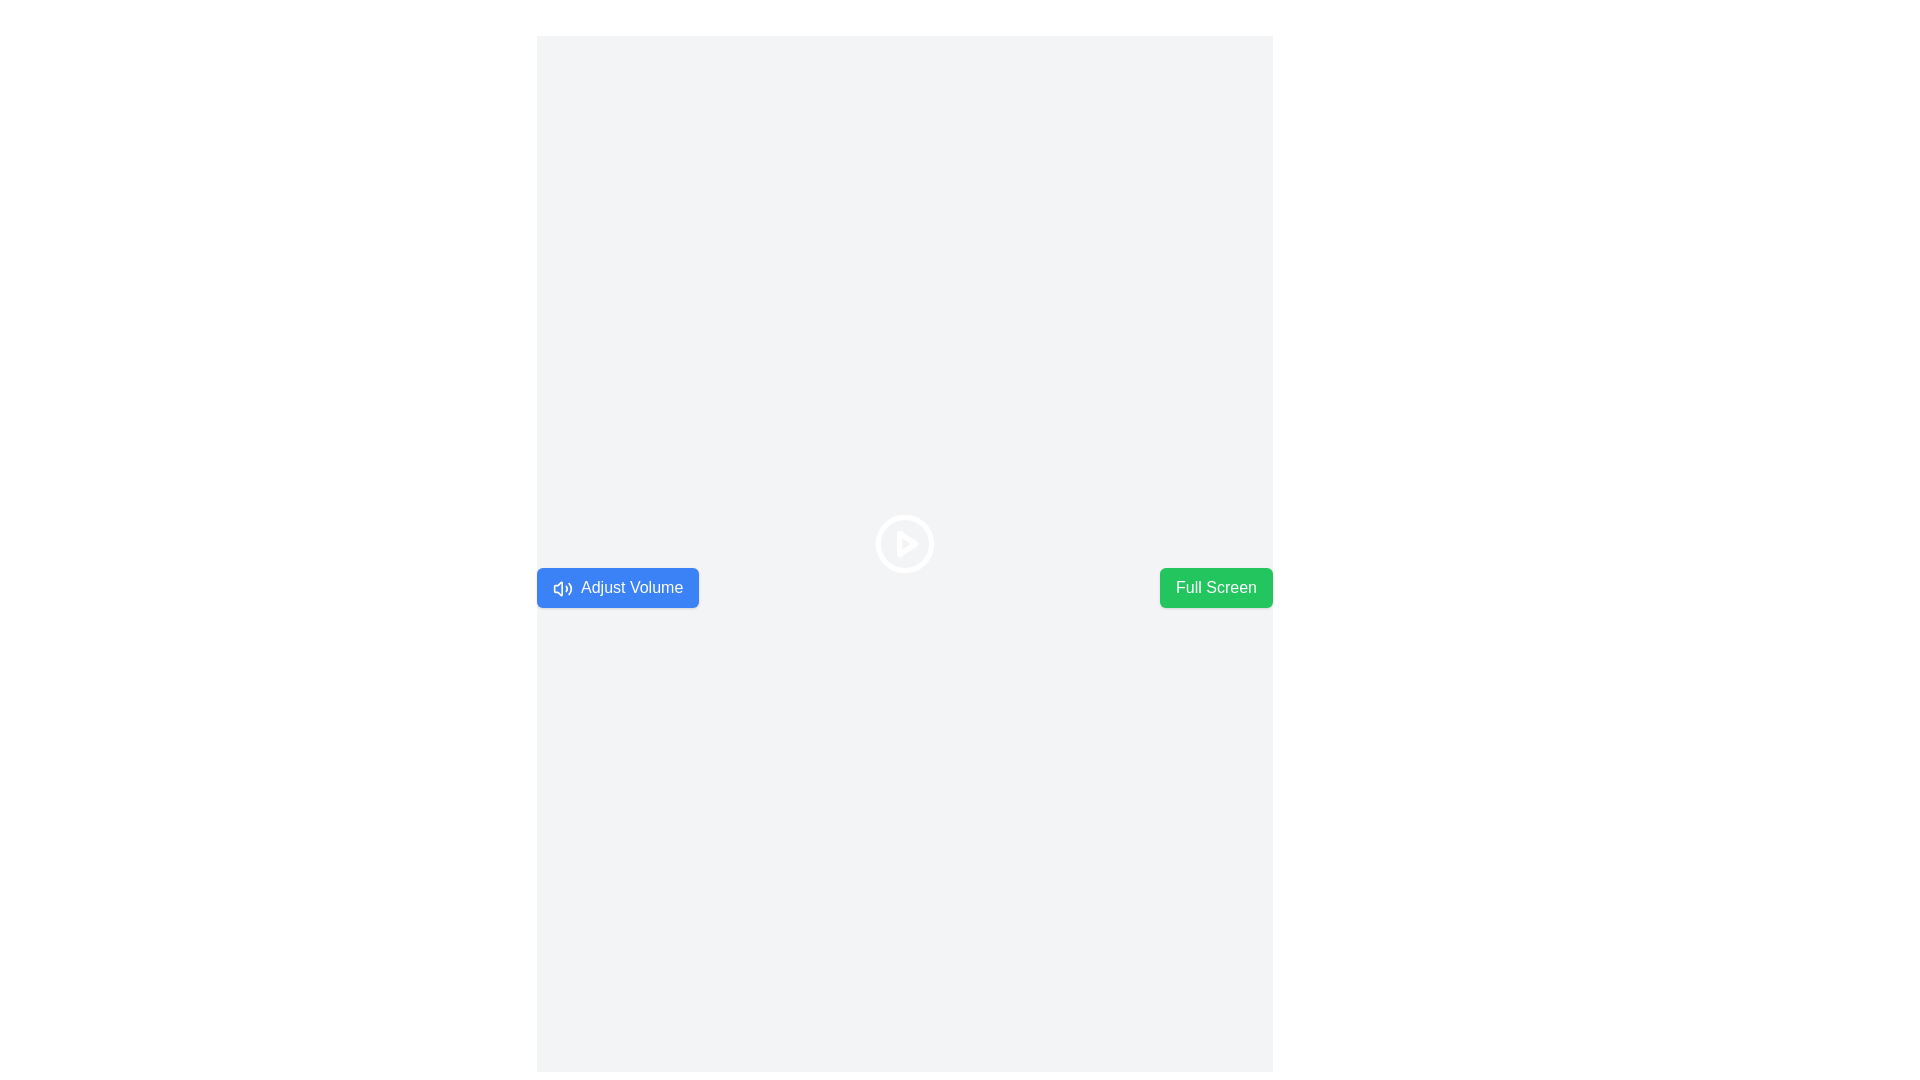  Describe the element at coordinates (904, 543) in the screenshot. I see `the SVG Circle element, which is a prominent circular feature with a radius of 10 units, located centrally within a 24 × 24 SVG play button` at that location.